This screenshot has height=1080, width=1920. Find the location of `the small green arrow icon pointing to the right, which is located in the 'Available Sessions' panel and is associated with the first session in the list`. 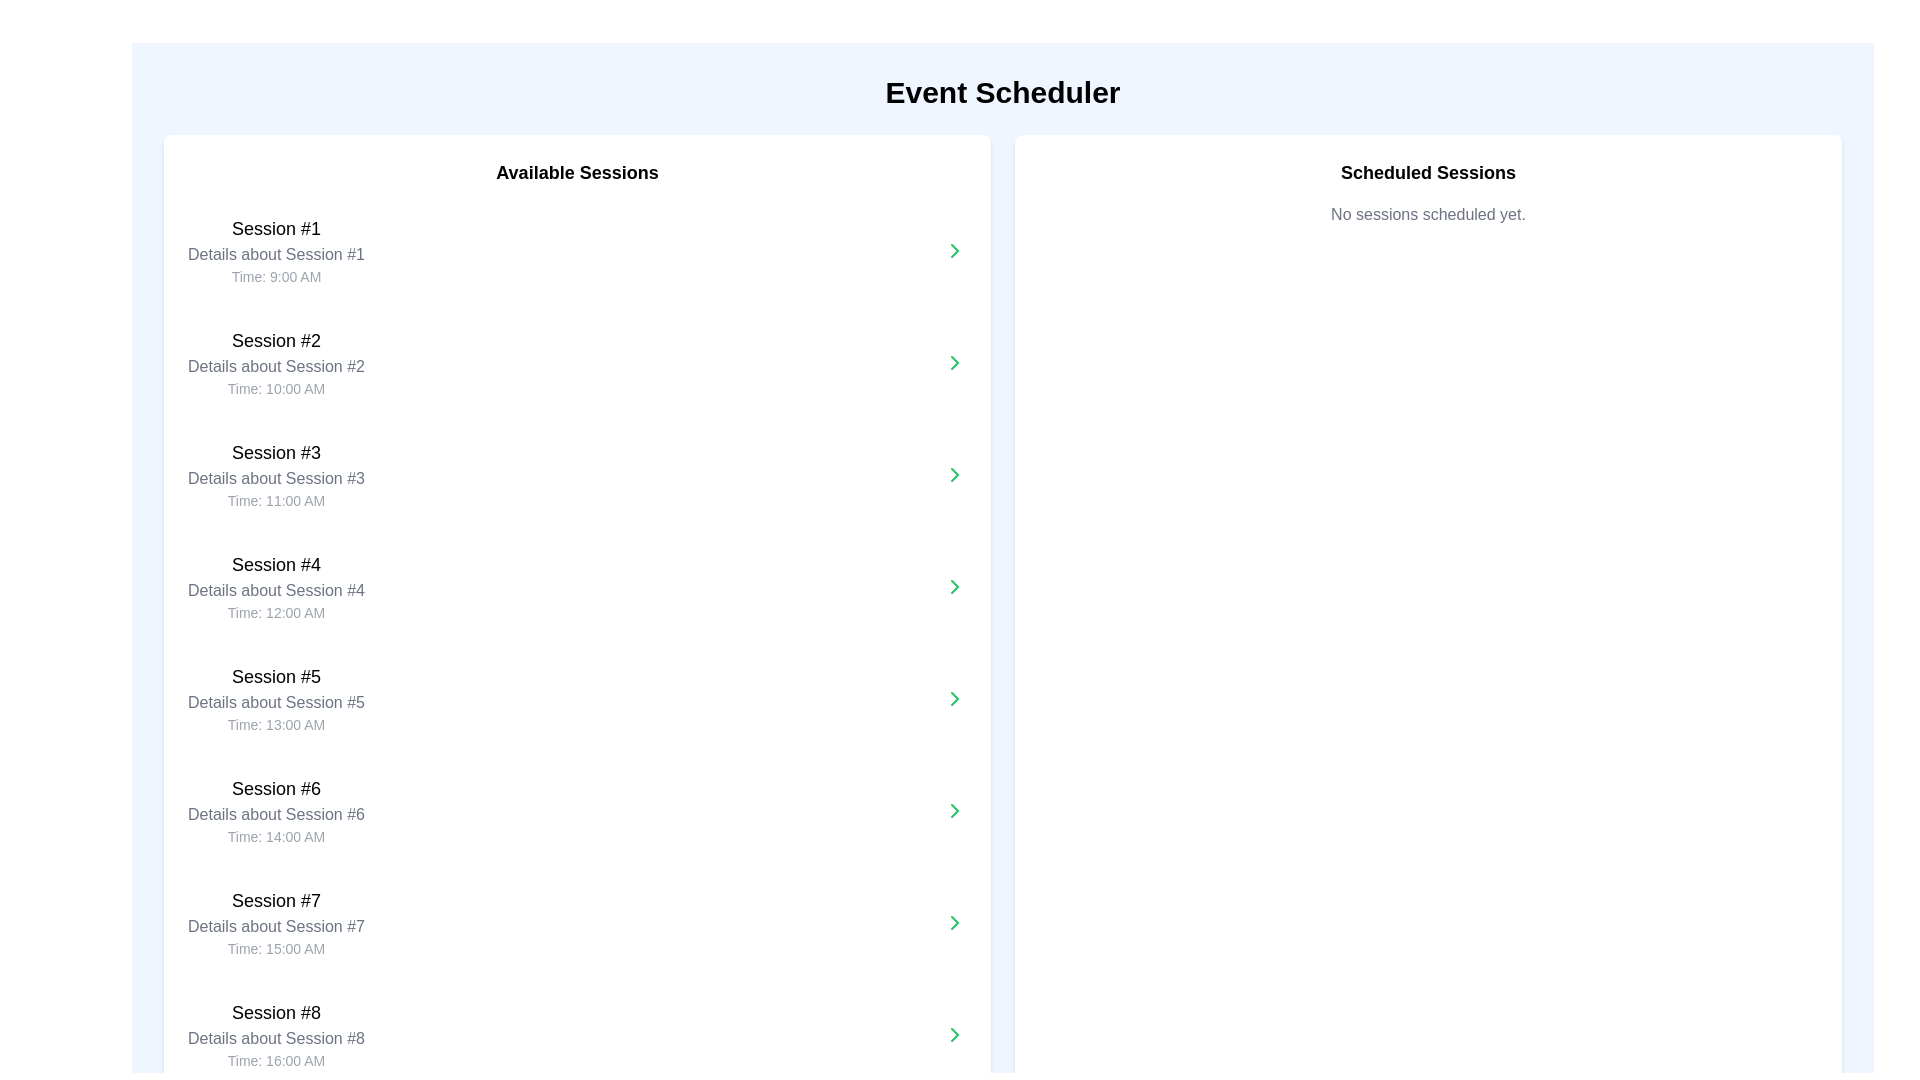

the small green arrow icon pointing to the right, which is located in the 'Available Sessions' panel and is associated with the first session in the list is located at coordinates (954, 249).